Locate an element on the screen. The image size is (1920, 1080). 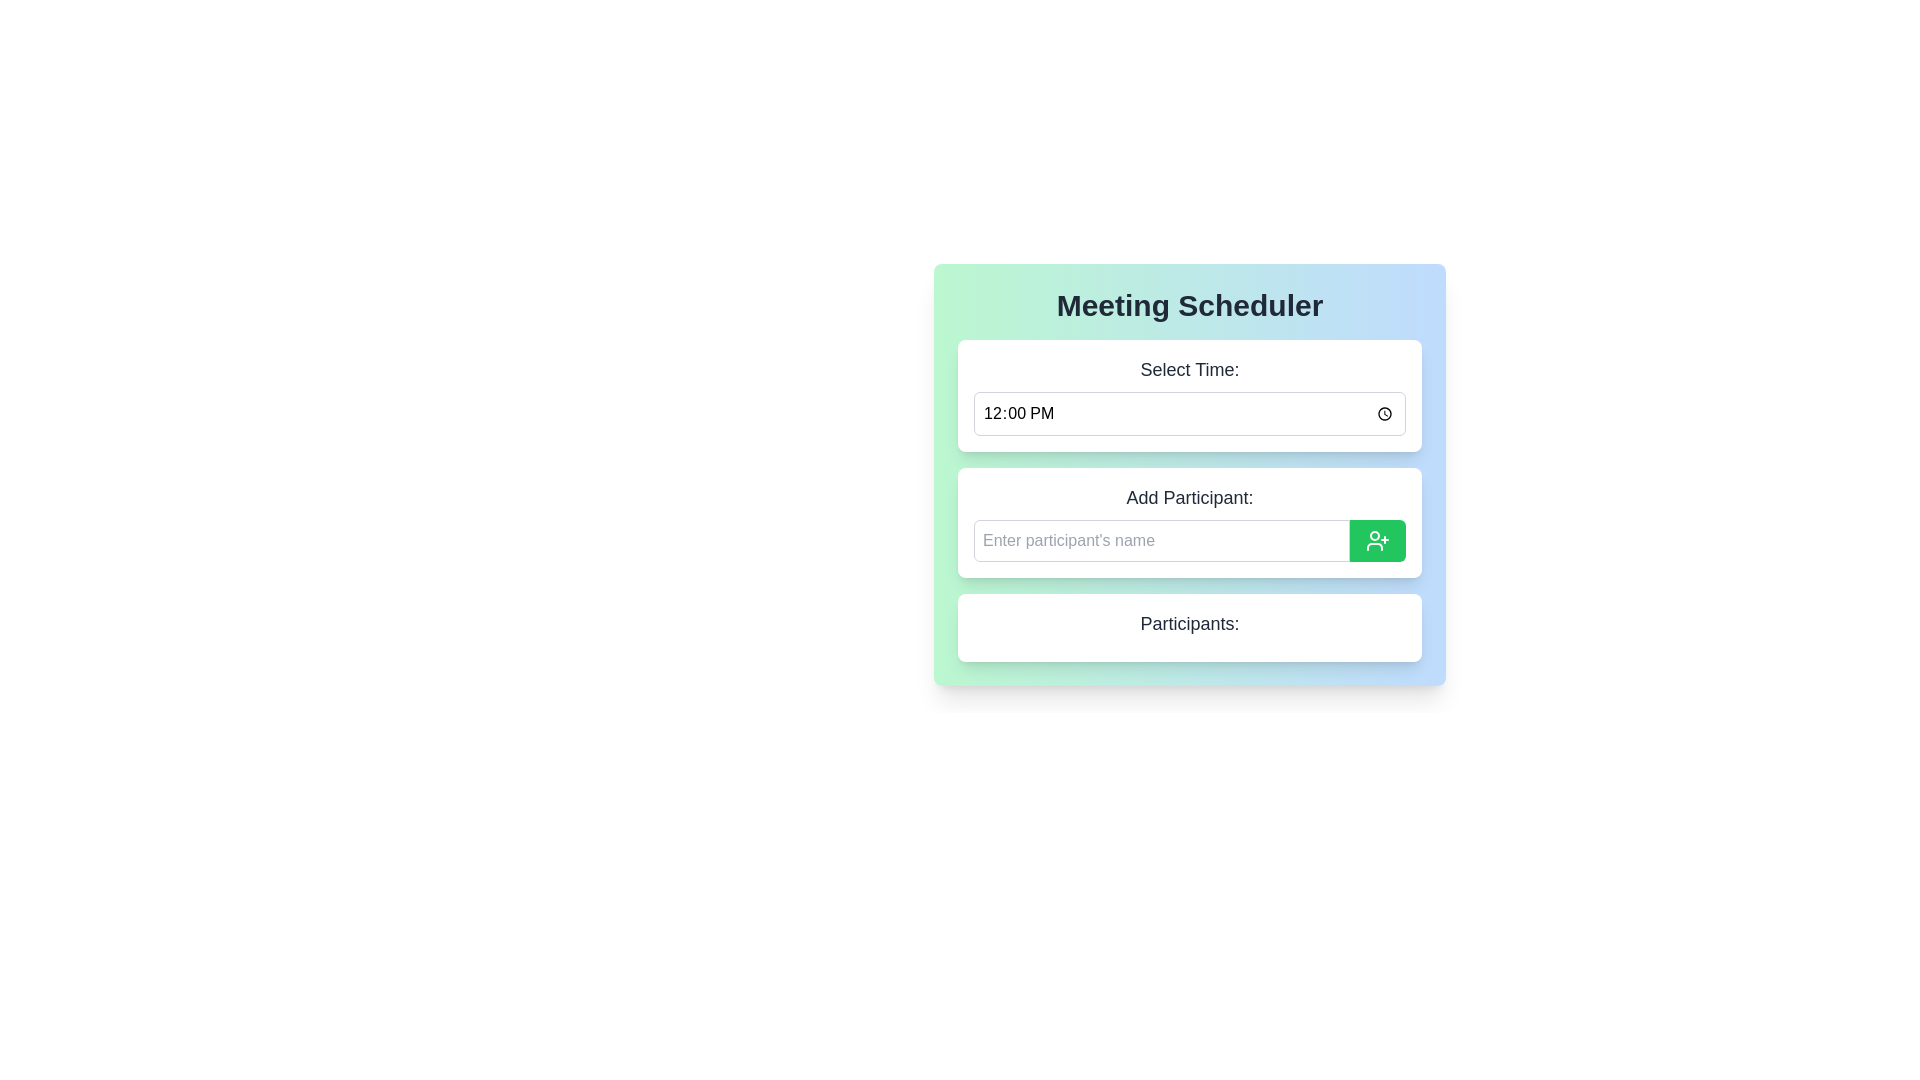
the text input field within the 'Add Participant:' section is located at coordinates (1190, 540).